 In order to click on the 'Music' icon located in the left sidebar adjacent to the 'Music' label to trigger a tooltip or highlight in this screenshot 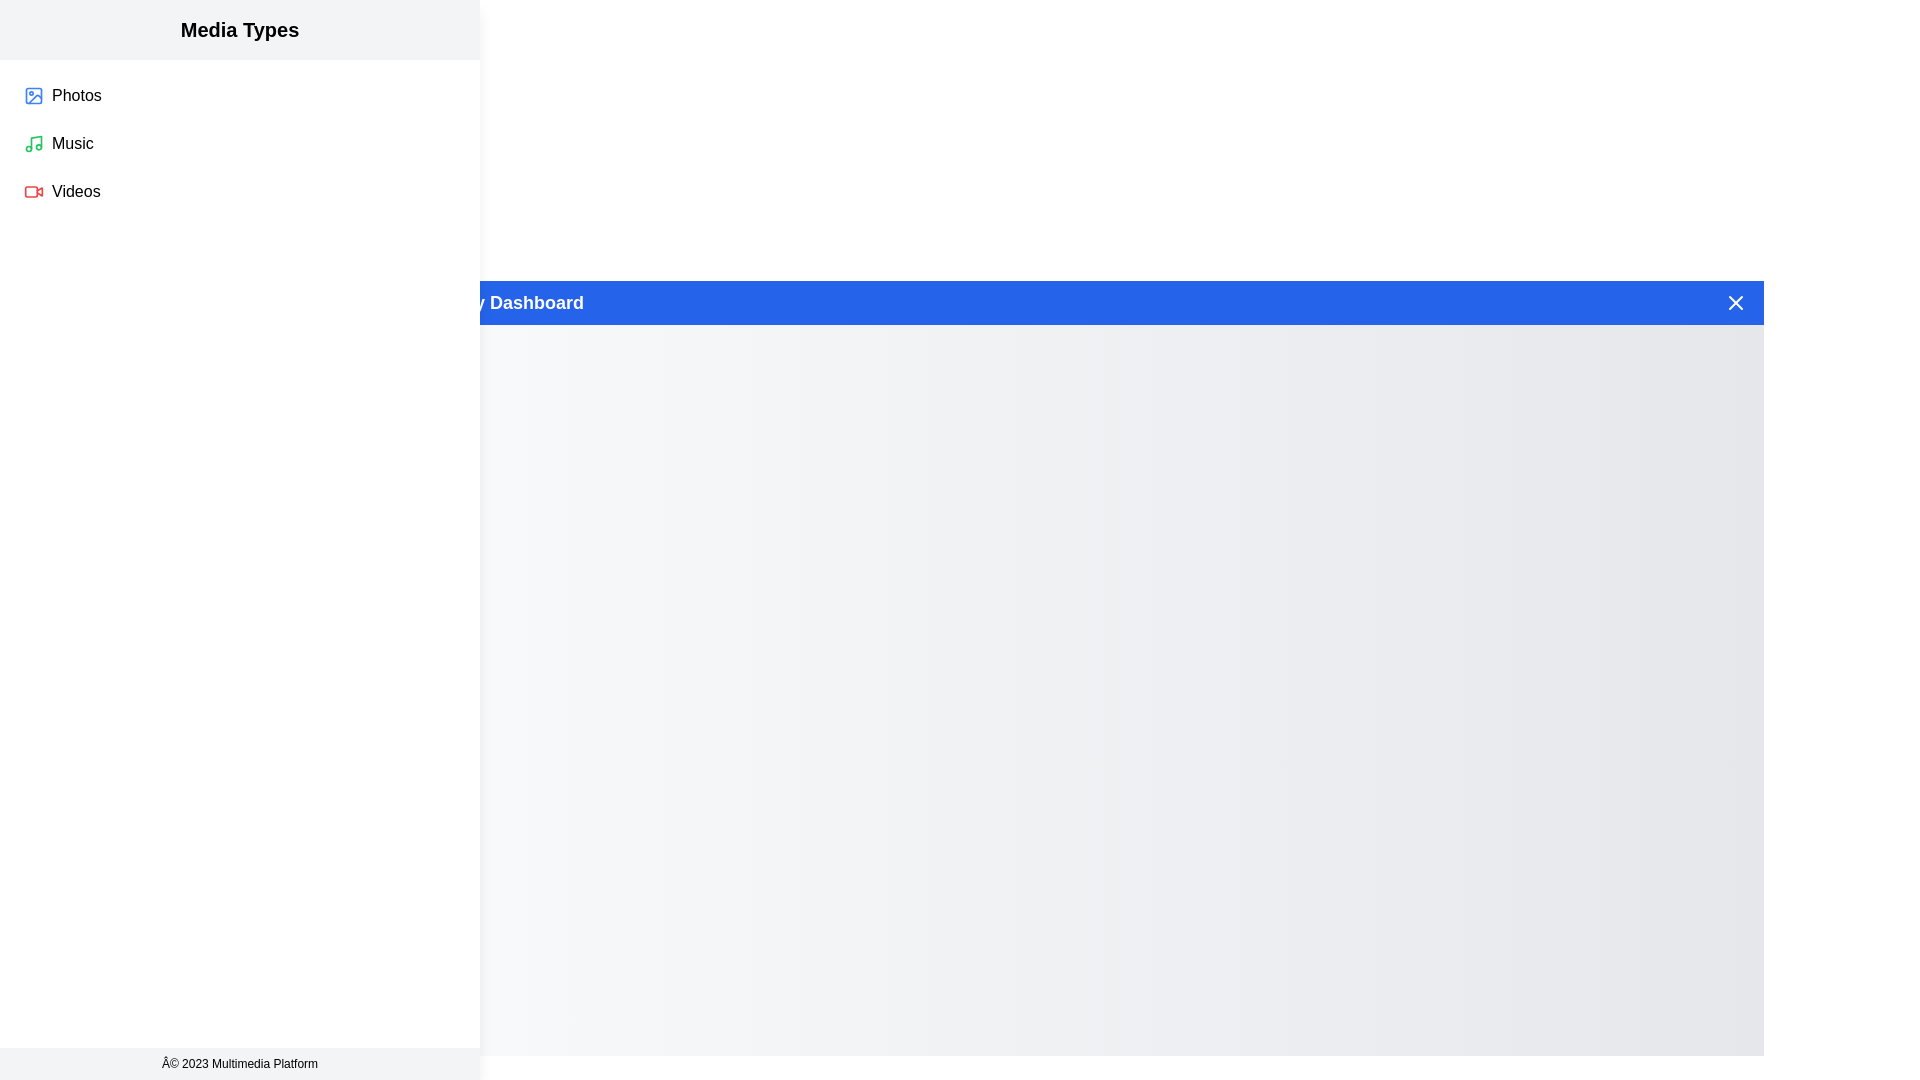, I will do `click(33, 142)`.